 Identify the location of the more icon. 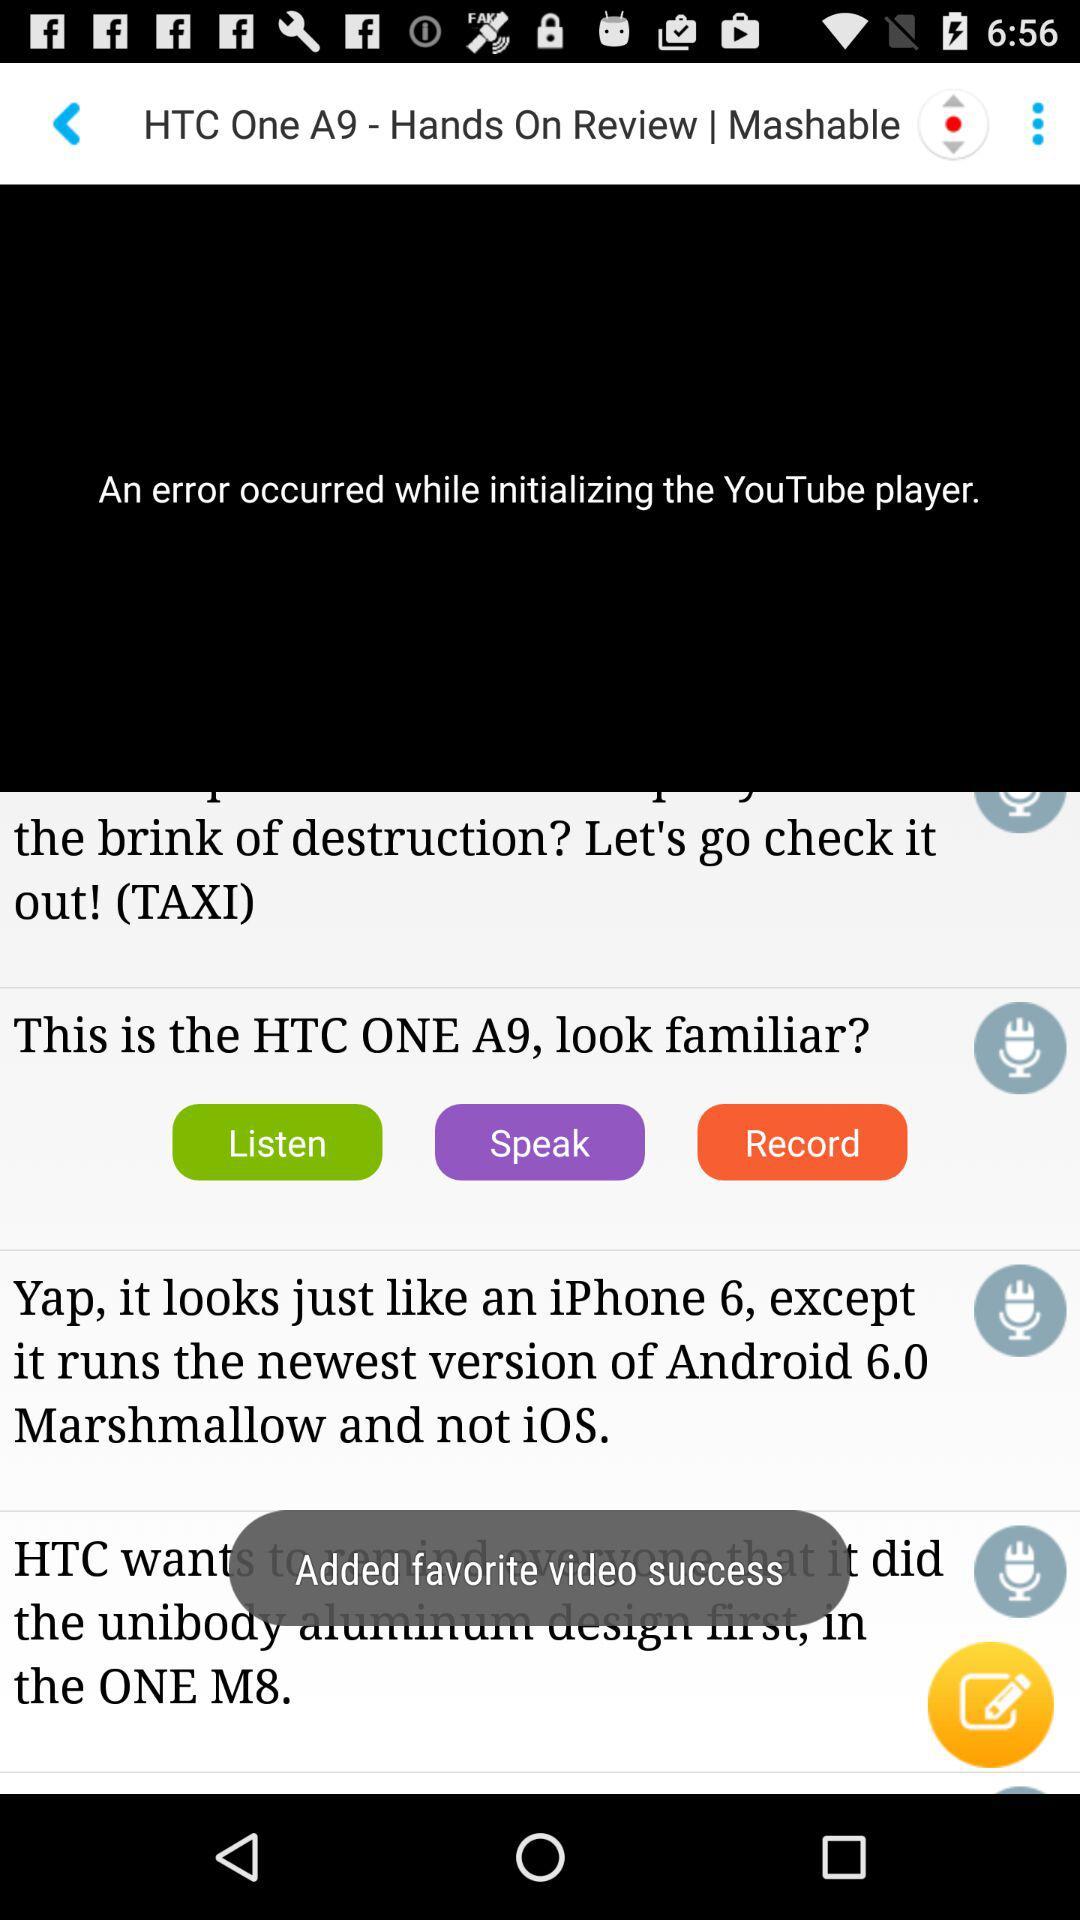
(1036, 131).